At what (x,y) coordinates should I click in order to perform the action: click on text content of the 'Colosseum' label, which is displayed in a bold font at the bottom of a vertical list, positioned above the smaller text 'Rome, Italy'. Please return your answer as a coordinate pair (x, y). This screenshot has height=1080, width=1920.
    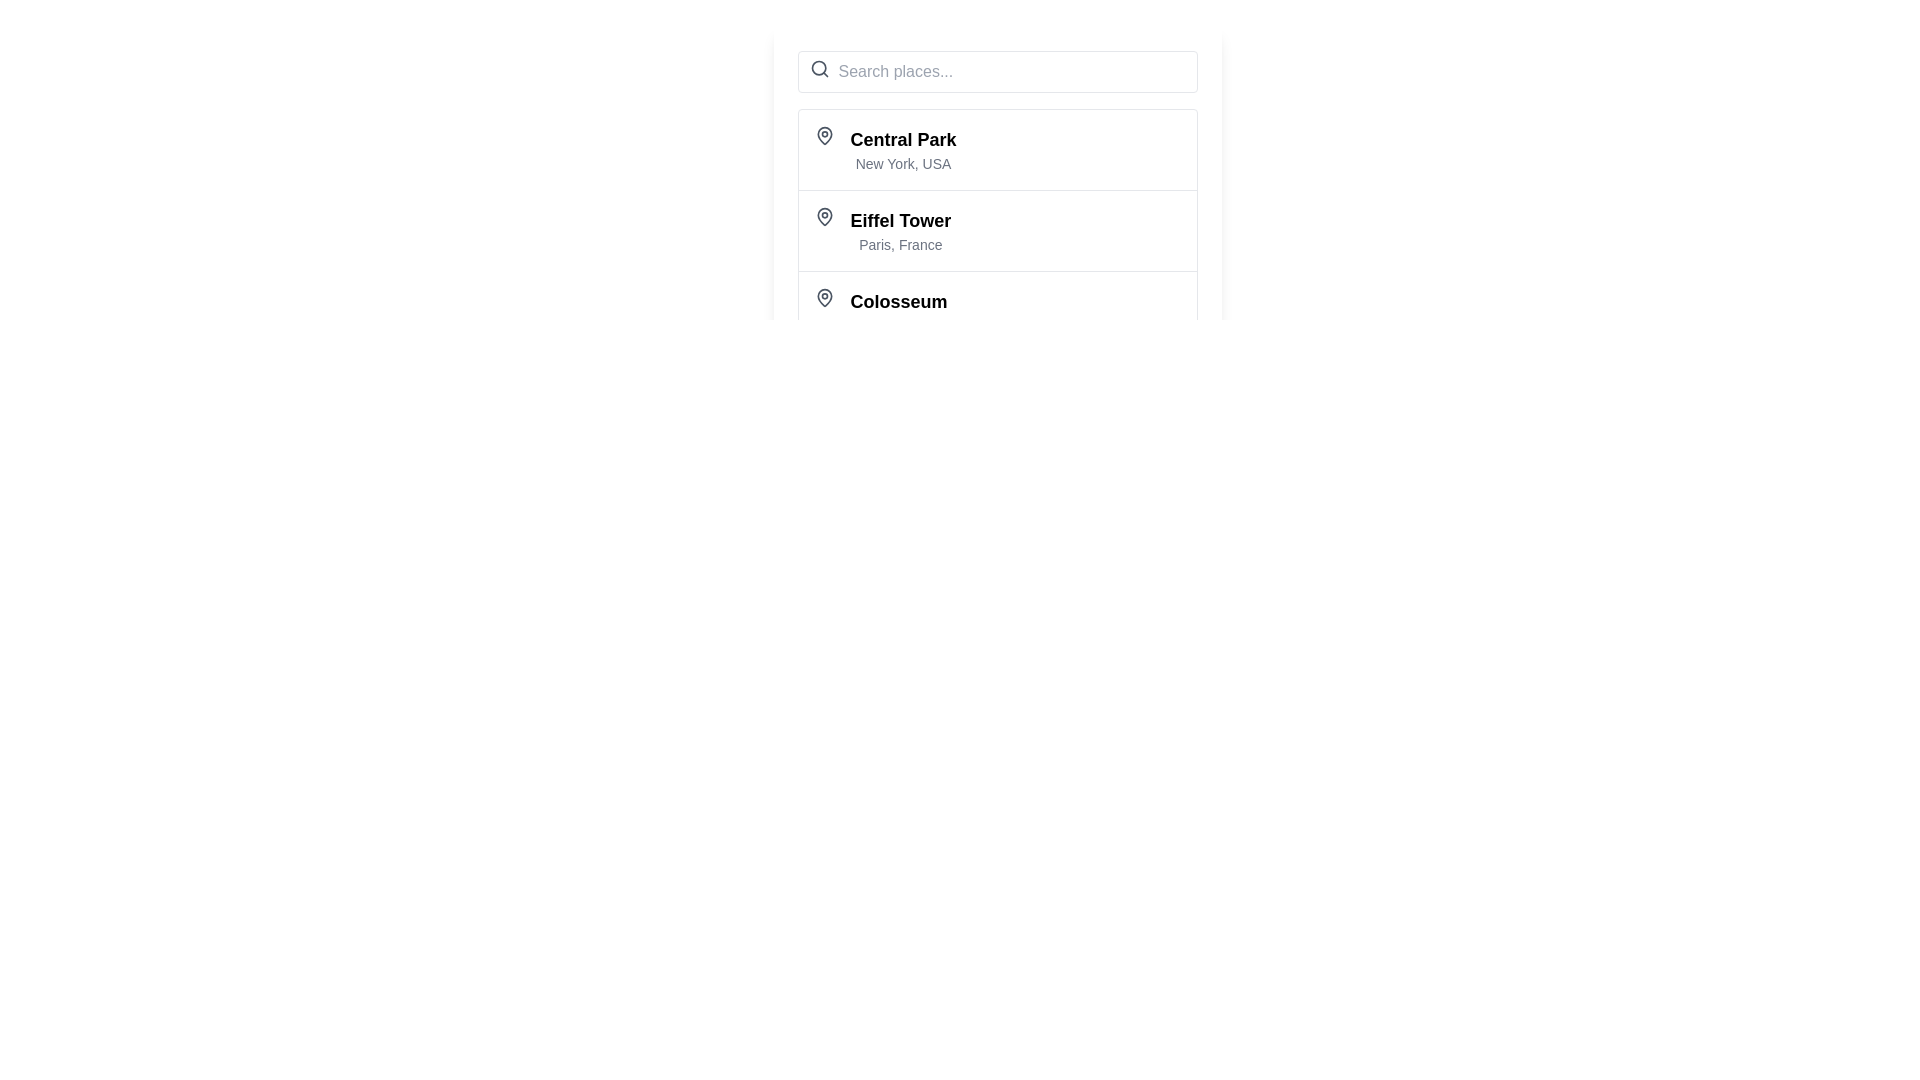
    Looking at the image, I should click on (897, 301).